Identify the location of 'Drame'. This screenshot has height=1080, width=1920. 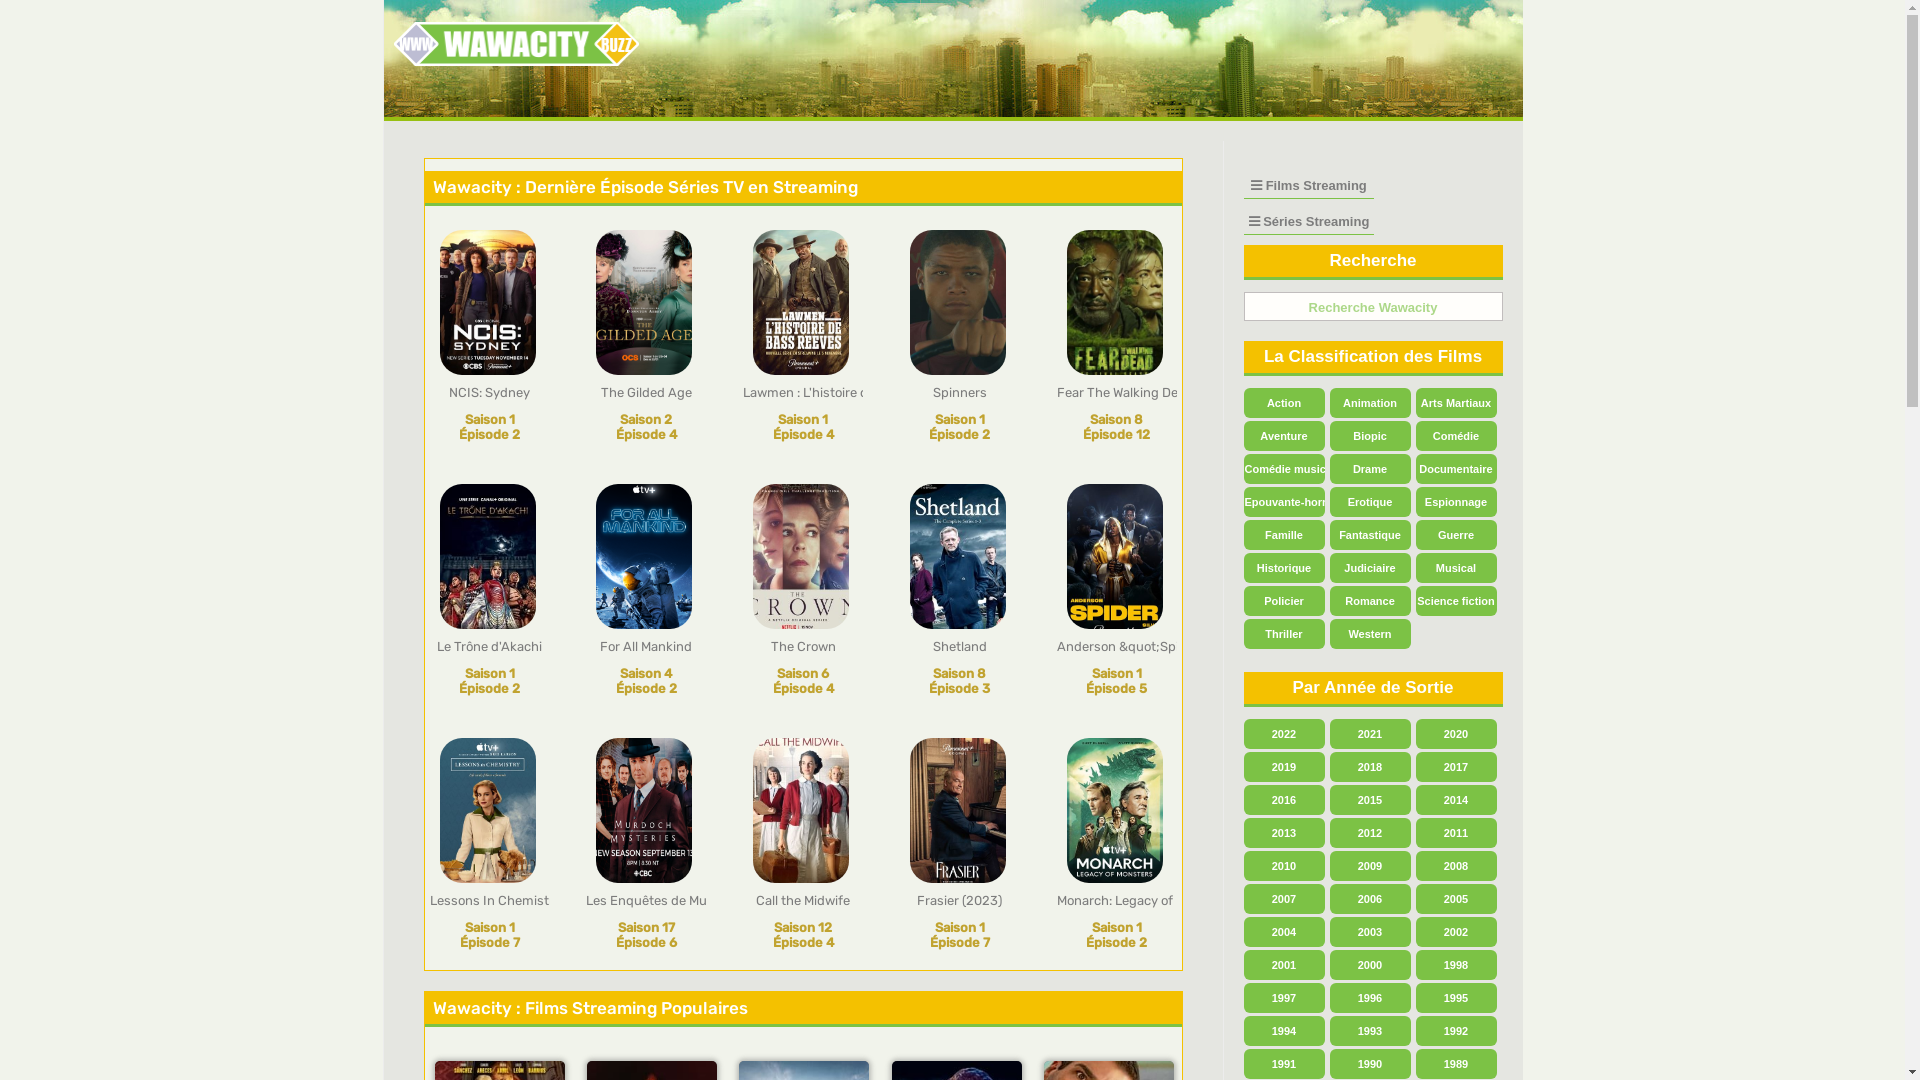
(1369, 469).